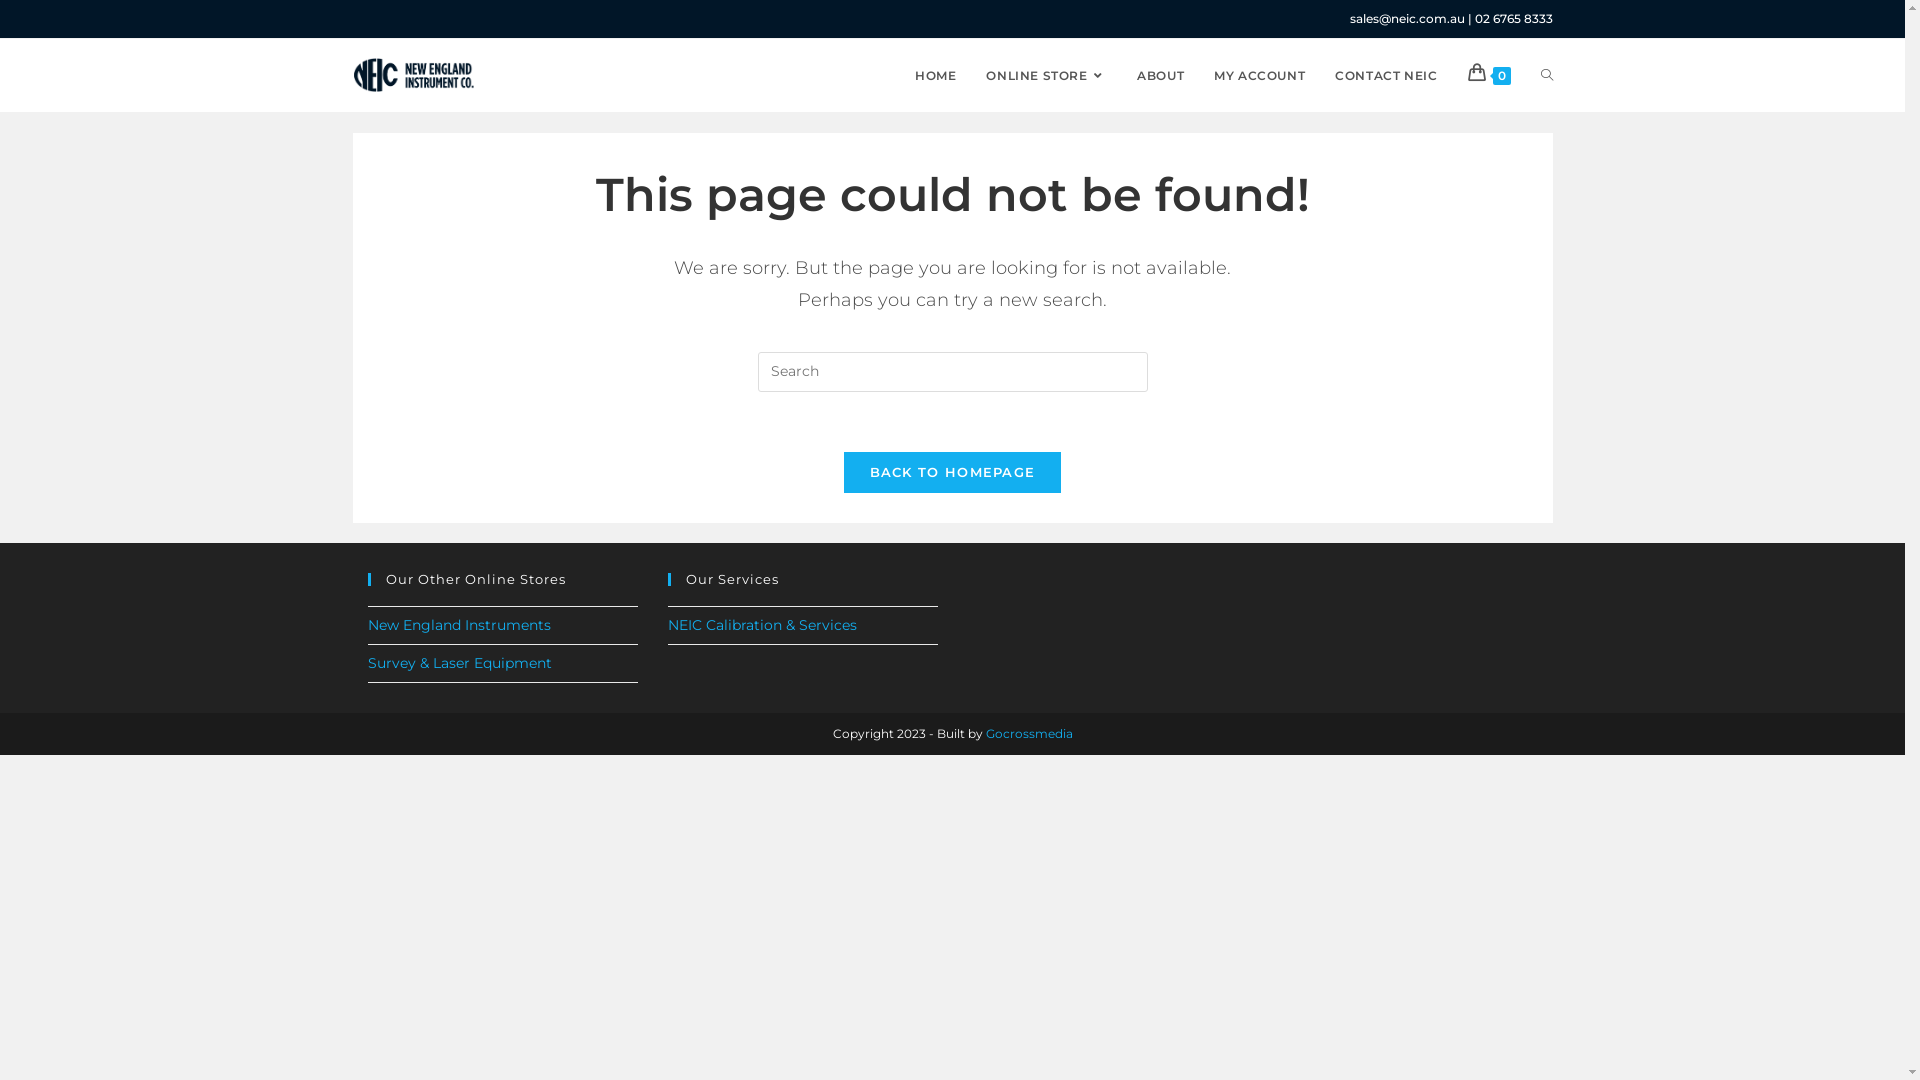 Image resolution: width=1920 pixels, height=1080 pixels. What do you see at coordinates (985, 733) in the screenshot?
I see `'Gocrossmedia'` at bounding box center [985, 733].